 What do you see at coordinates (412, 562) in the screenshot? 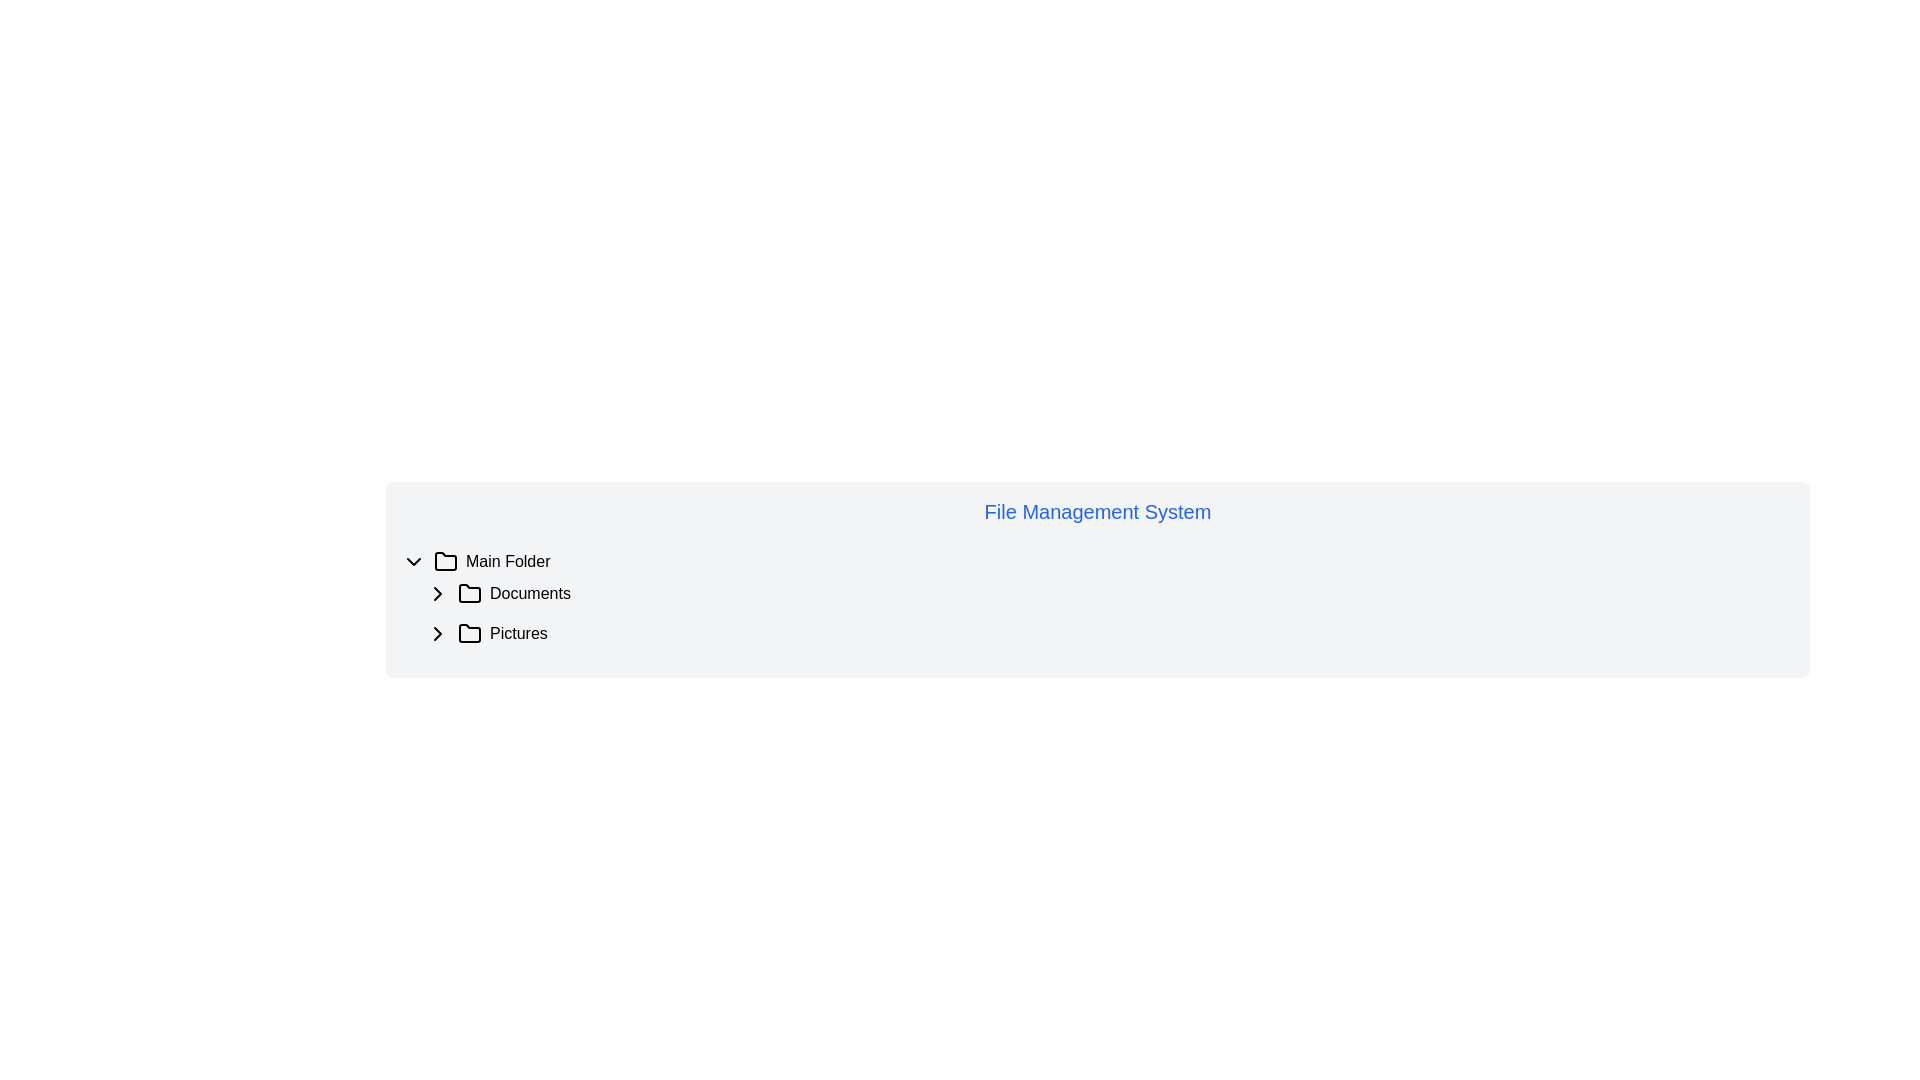
I see `the Toggle/Expander Icon for the 'Main Folder'` at bounding box center [412, 562].